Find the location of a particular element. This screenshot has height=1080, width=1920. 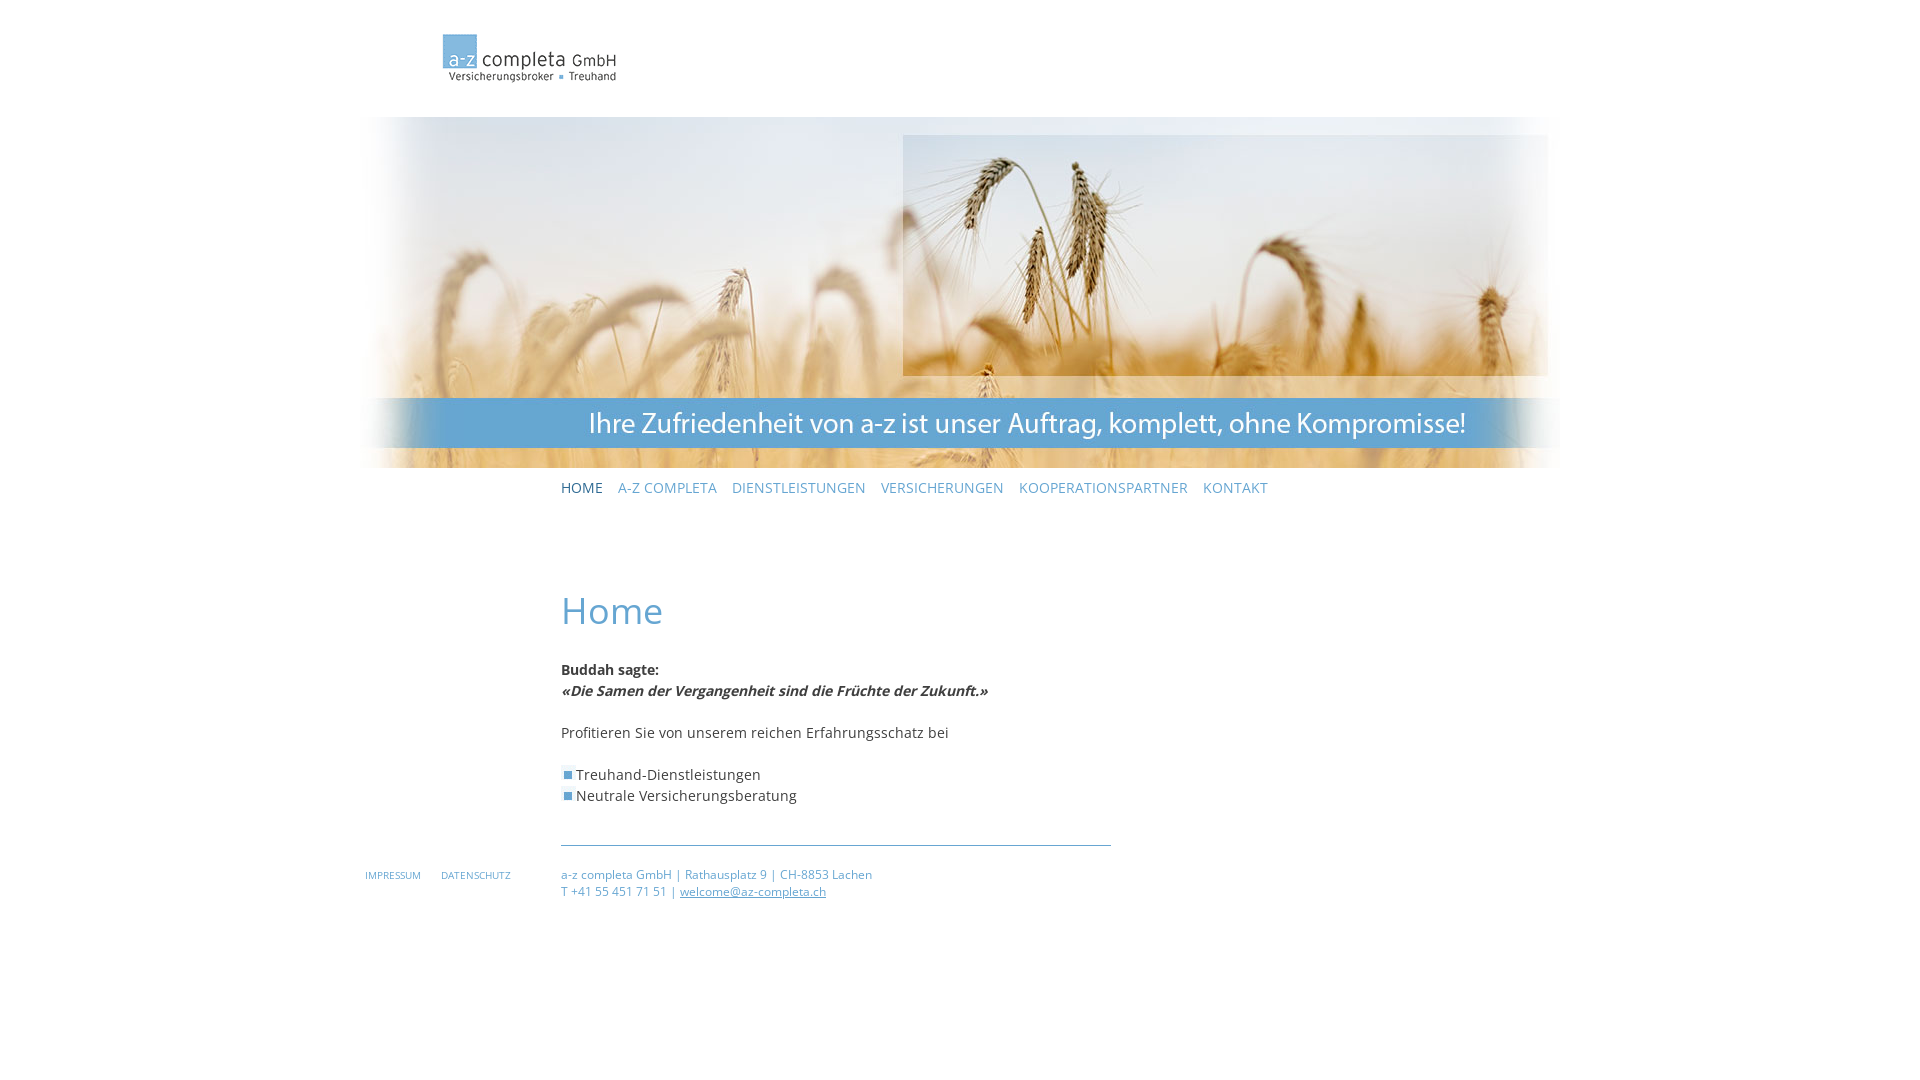

'KOOPERATIONSPARTNER' is located at coordinates (1102, 487).